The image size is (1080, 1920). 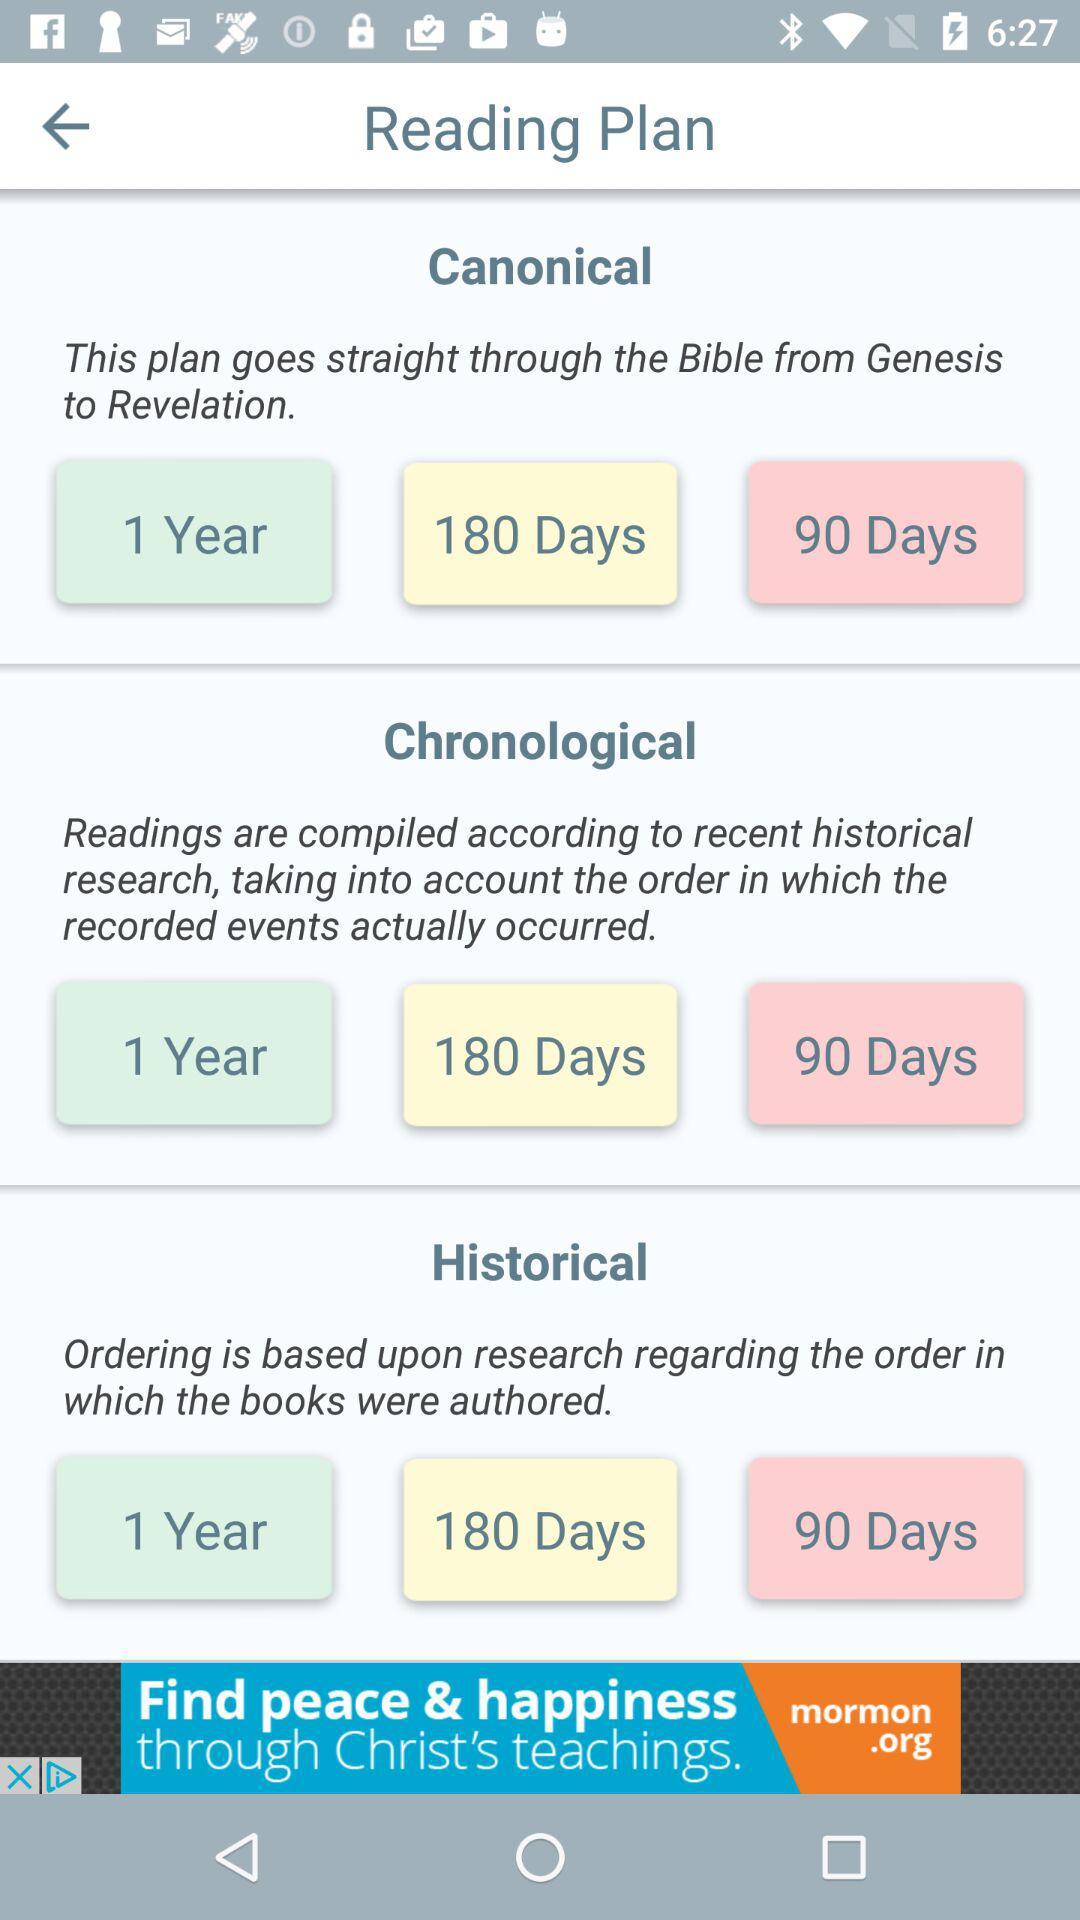 I want to click on going back option, so click(x=64, y=124).